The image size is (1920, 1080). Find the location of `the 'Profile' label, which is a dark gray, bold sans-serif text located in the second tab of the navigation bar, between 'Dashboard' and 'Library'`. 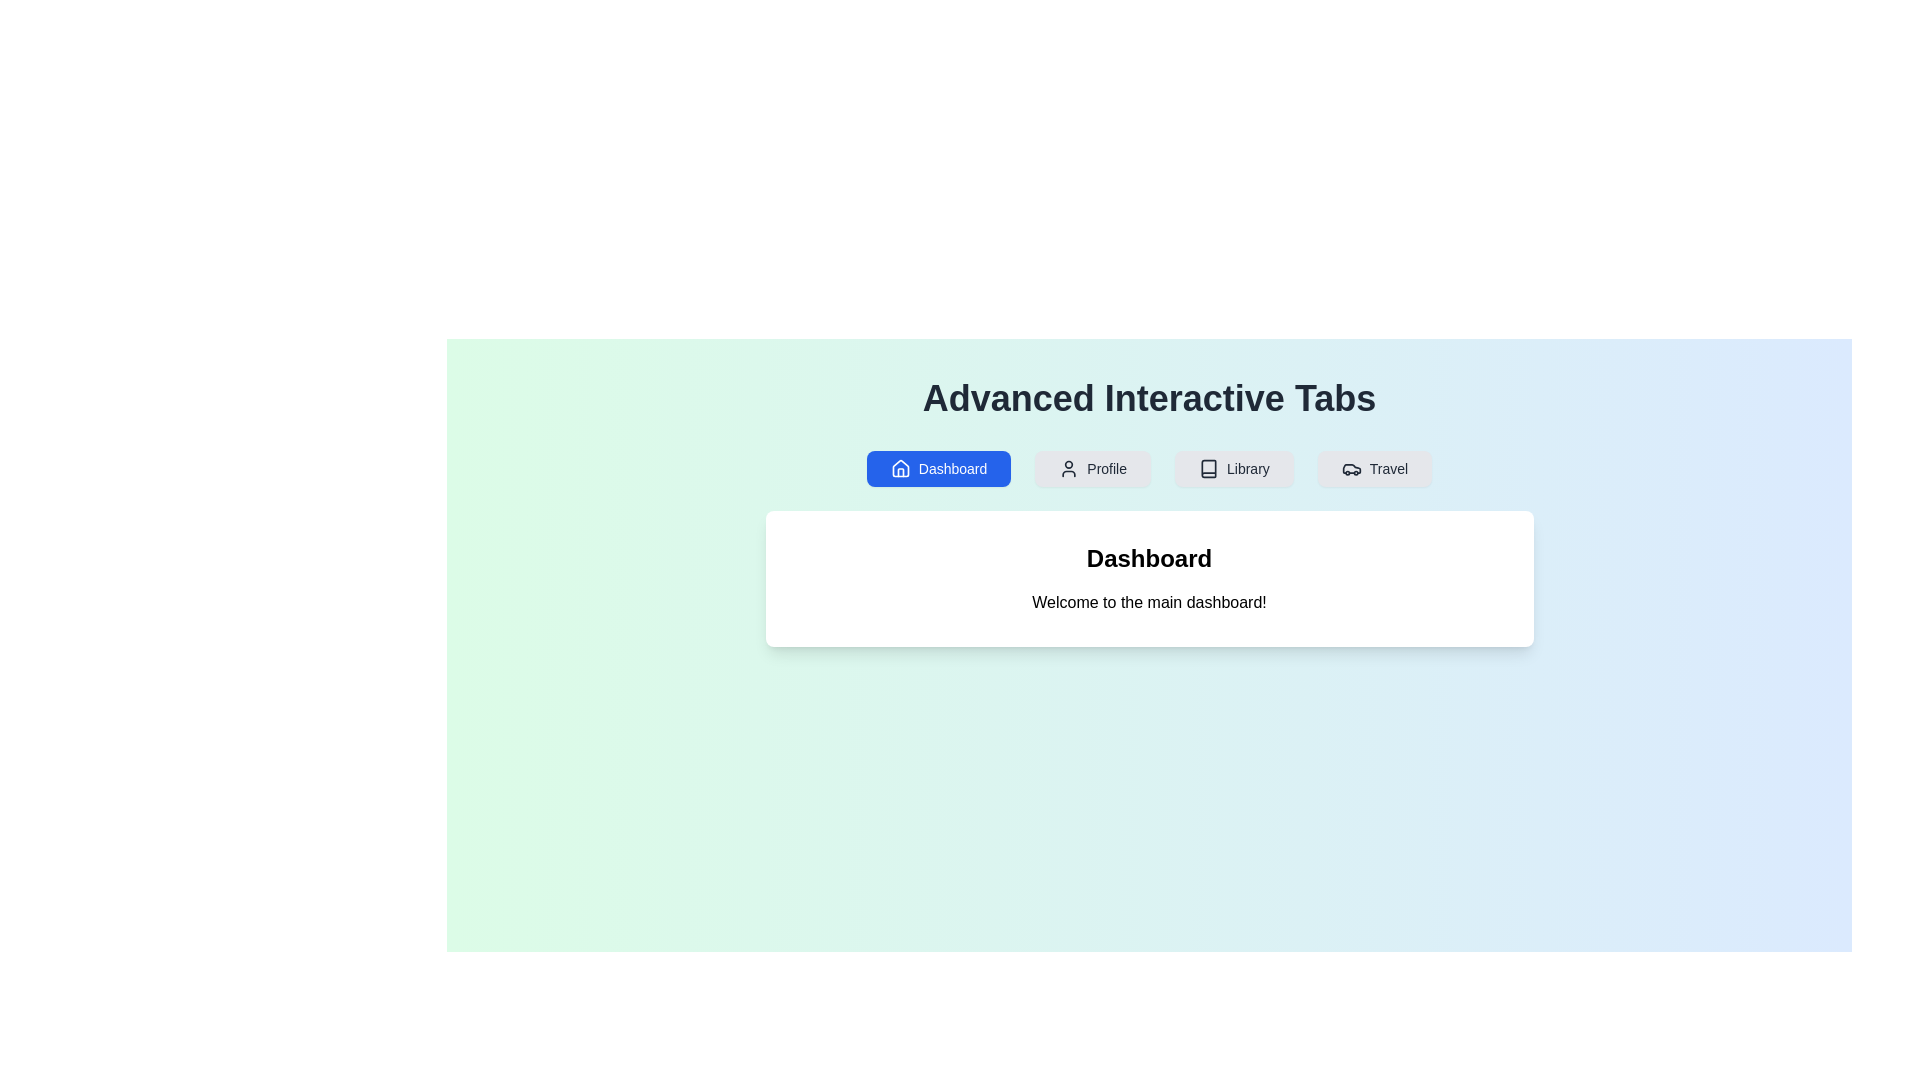

the 'Profile' label, which is a dark gray, bold sans-serif text located in the second tab of the navigation bar, between 'Dashboard' and 'Library' is located at coordinates (1106, 469).